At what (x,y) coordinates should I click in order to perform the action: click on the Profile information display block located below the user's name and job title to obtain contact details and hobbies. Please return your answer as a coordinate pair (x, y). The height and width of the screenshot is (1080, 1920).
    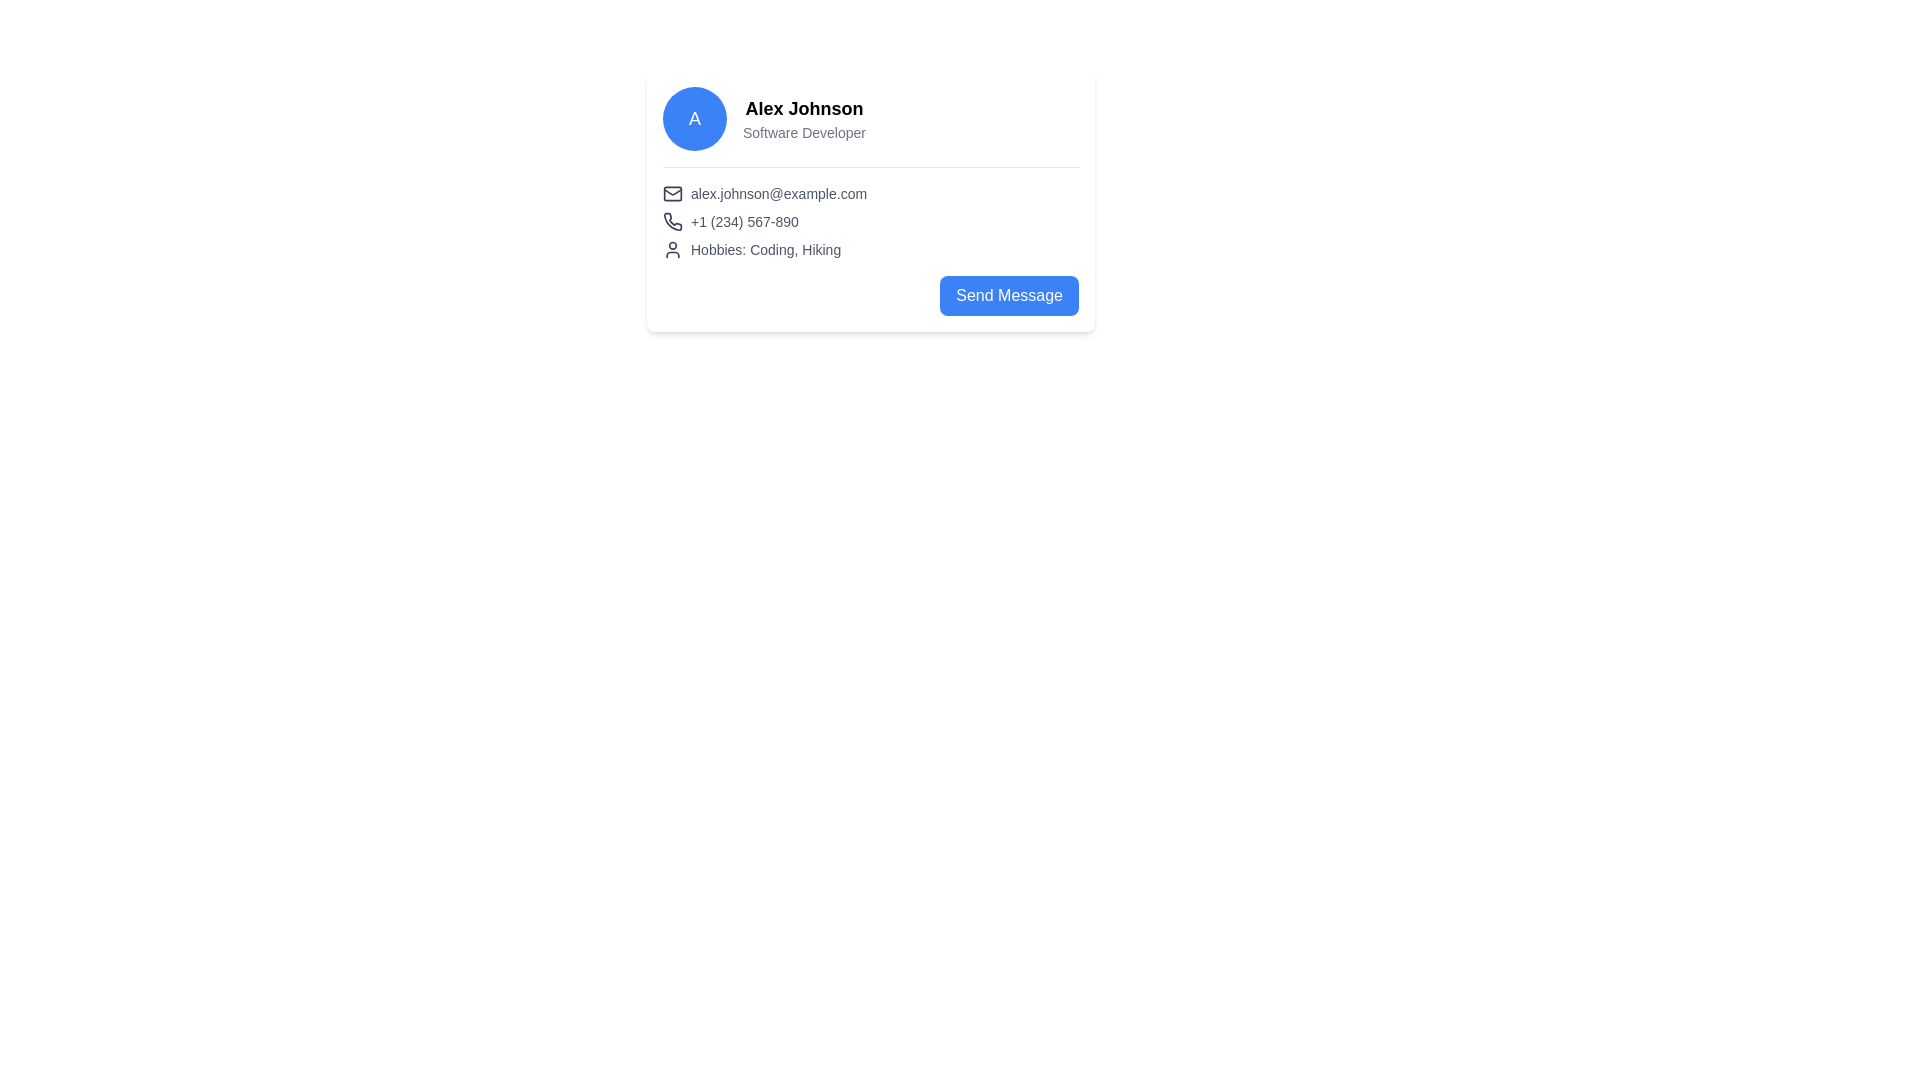
    Looking at the image, I should click on (870, 213).